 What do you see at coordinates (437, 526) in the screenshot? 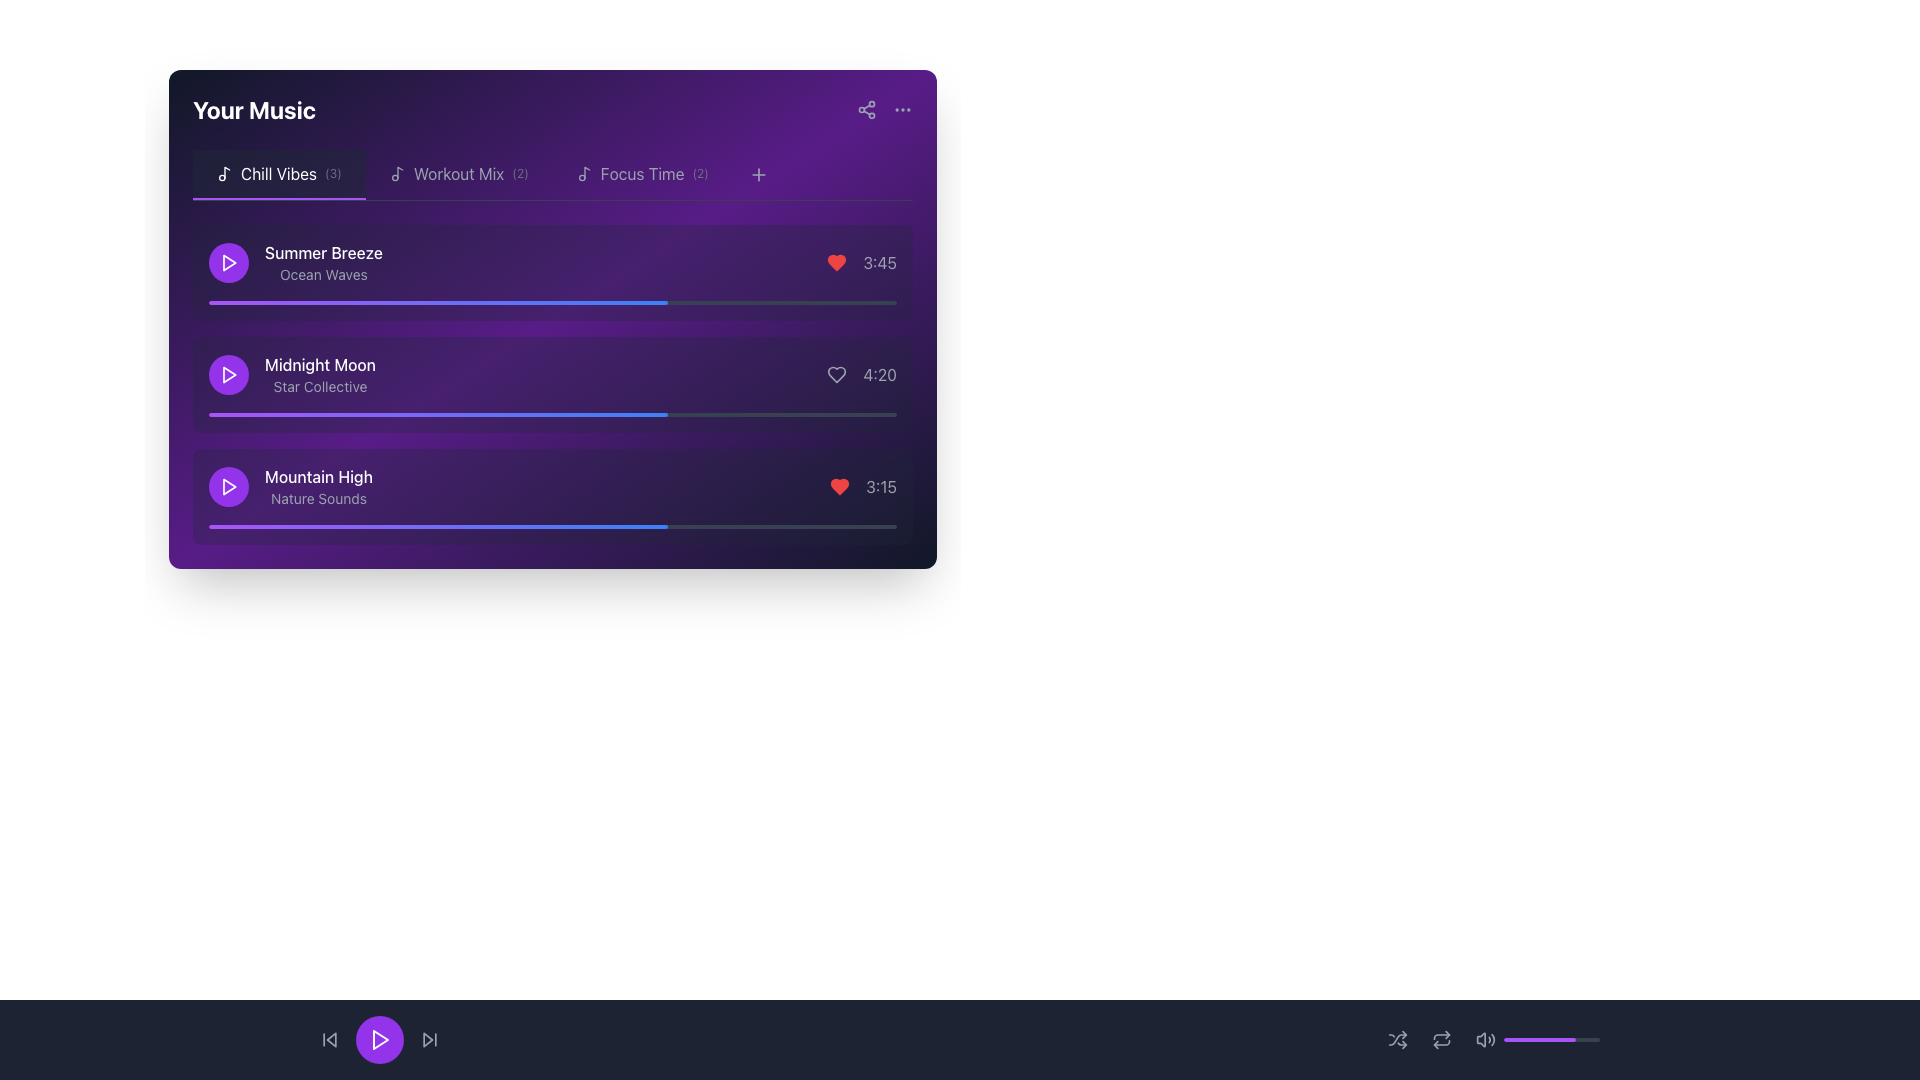
I see `the progress indicator bar located at the bottom of the 'Mountain High' music item in the playlist interface, characterized by its gradient background from purple to blue and rounded edges` at bounding box center [437, 526].